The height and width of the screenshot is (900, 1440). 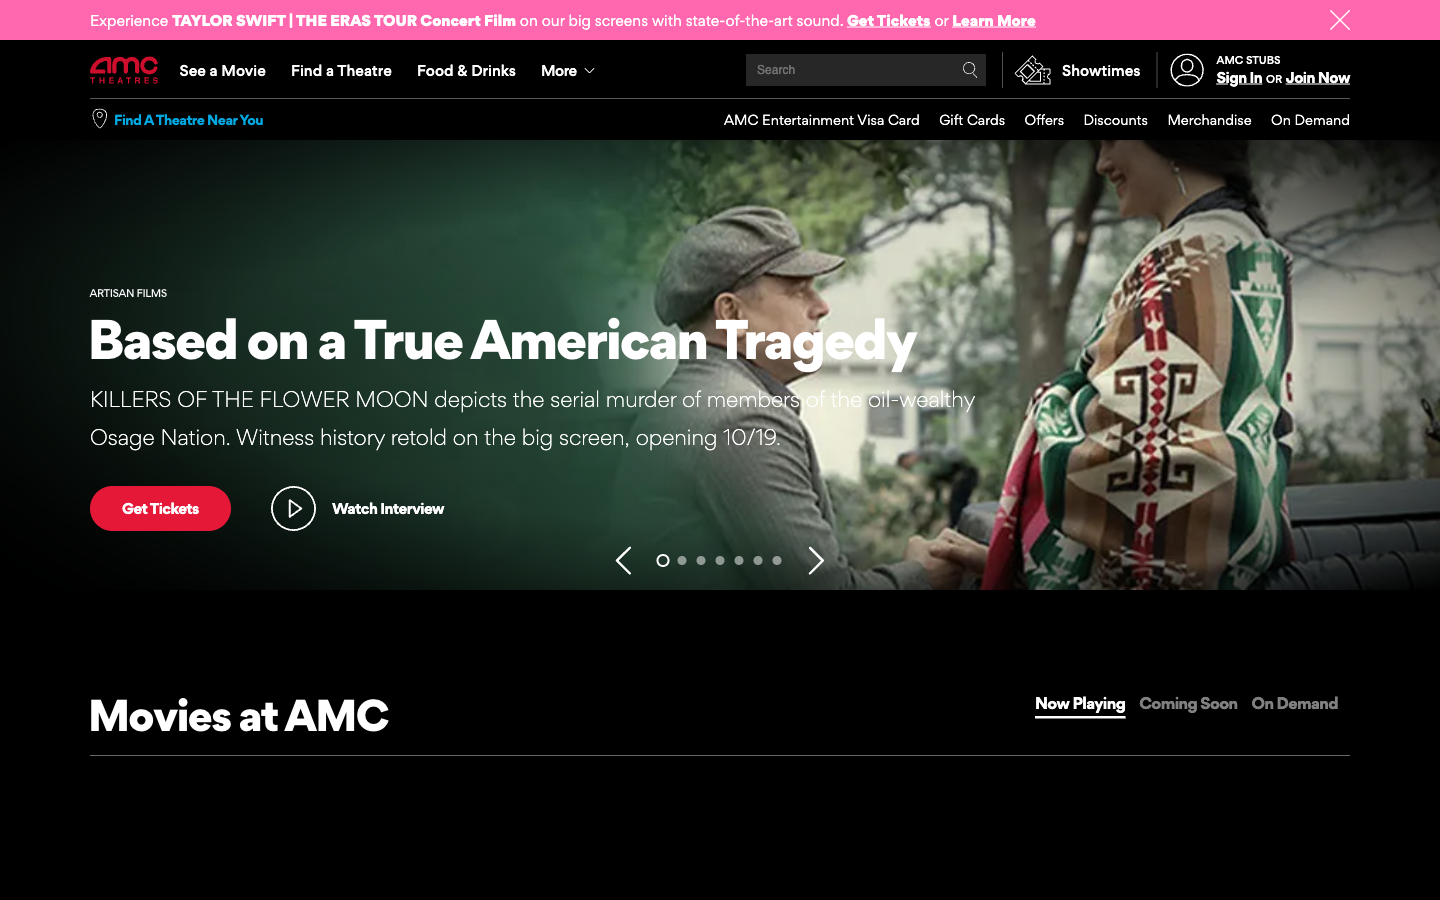 What do you see at coordinates (357, 507) in the screenshot?
I see `video player` at bounding box center [357, 507].